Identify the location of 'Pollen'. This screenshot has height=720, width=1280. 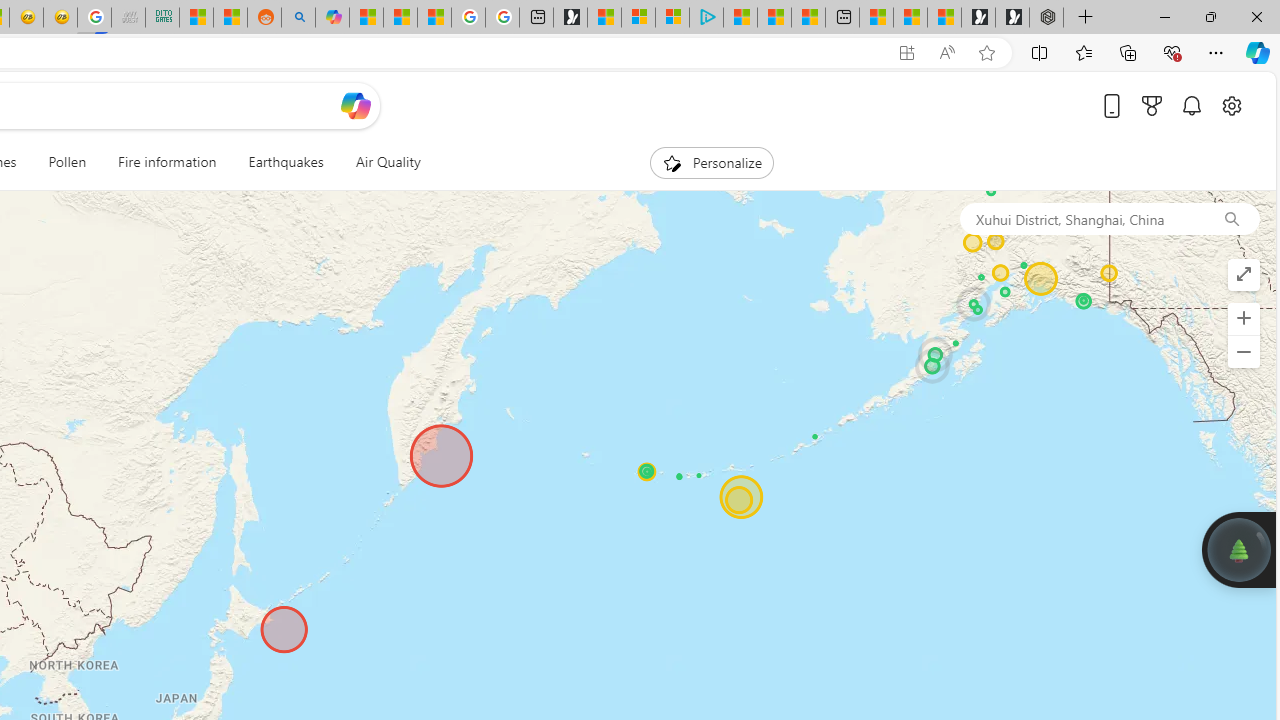
(67, 162).